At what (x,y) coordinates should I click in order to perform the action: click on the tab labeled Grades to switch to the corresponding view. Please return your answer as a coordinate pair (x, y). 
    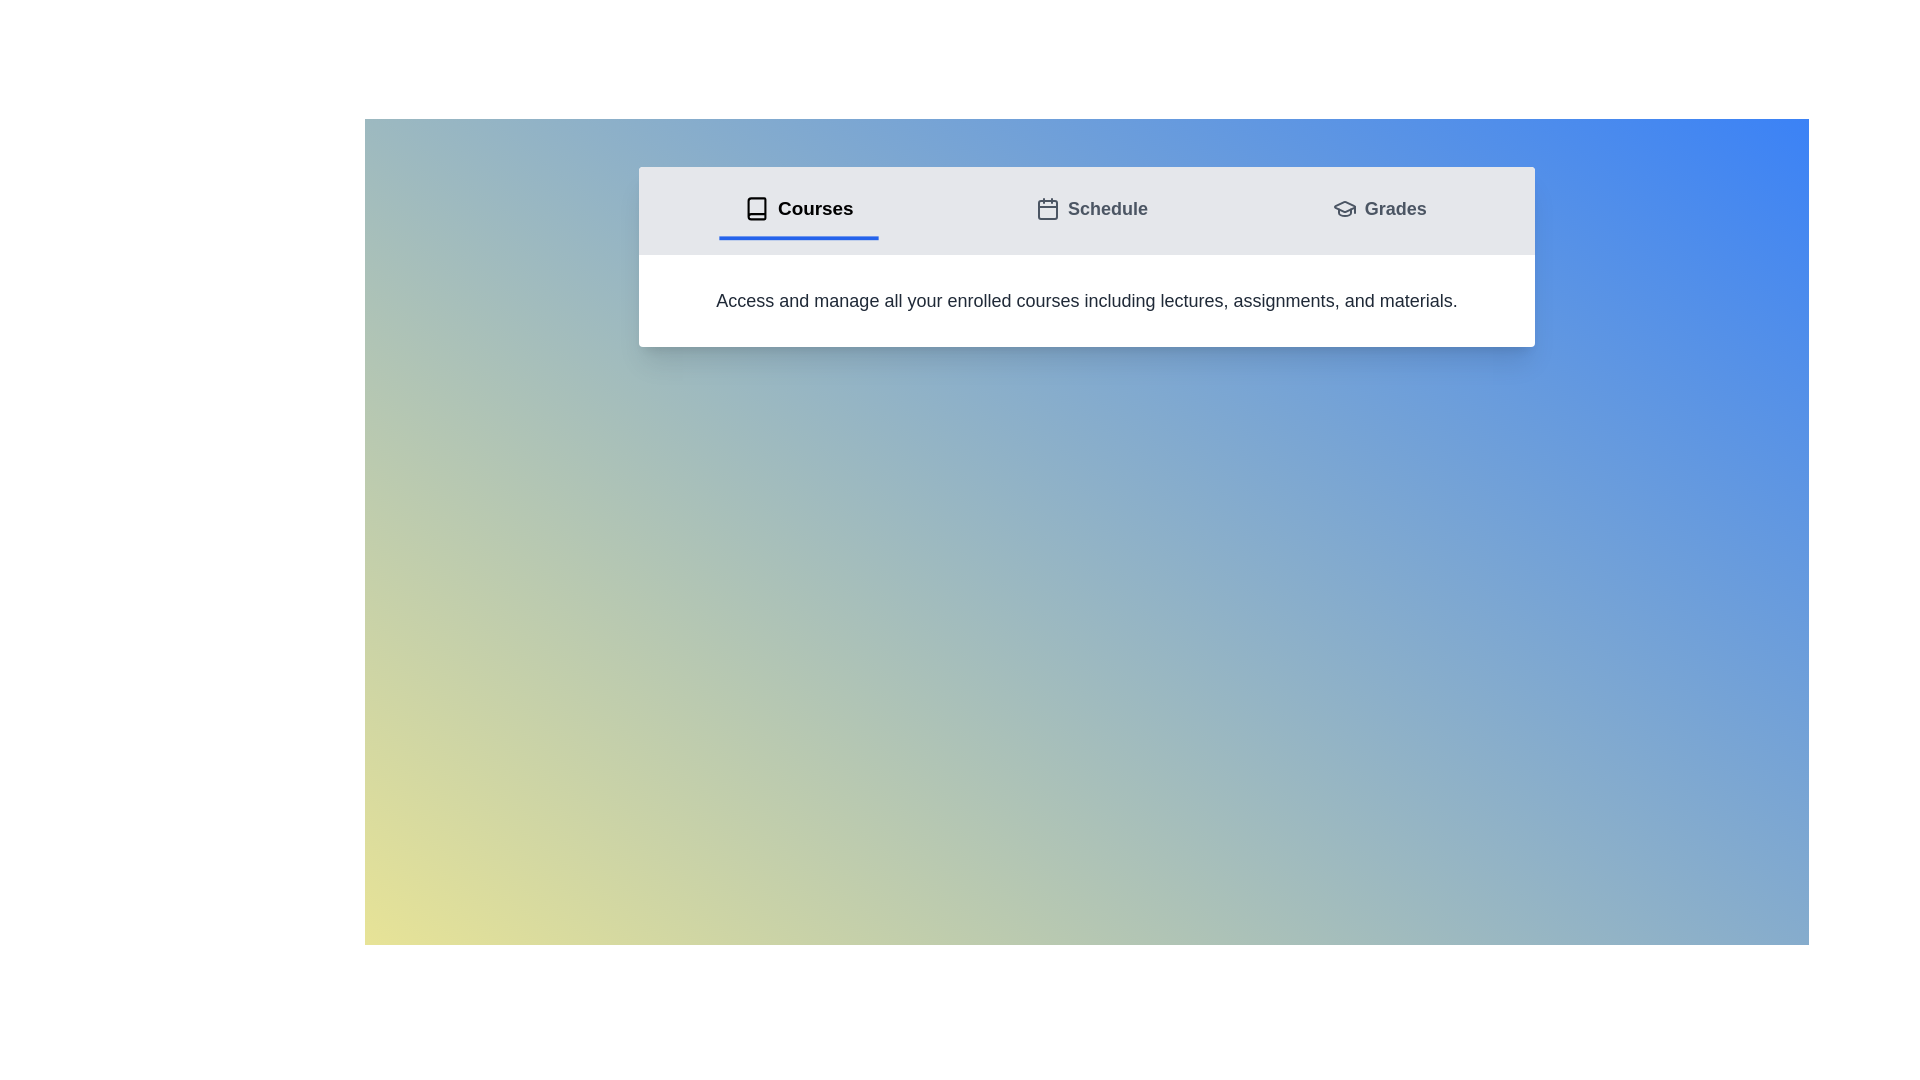
    Looking at the image, I should click on (1378, 211).